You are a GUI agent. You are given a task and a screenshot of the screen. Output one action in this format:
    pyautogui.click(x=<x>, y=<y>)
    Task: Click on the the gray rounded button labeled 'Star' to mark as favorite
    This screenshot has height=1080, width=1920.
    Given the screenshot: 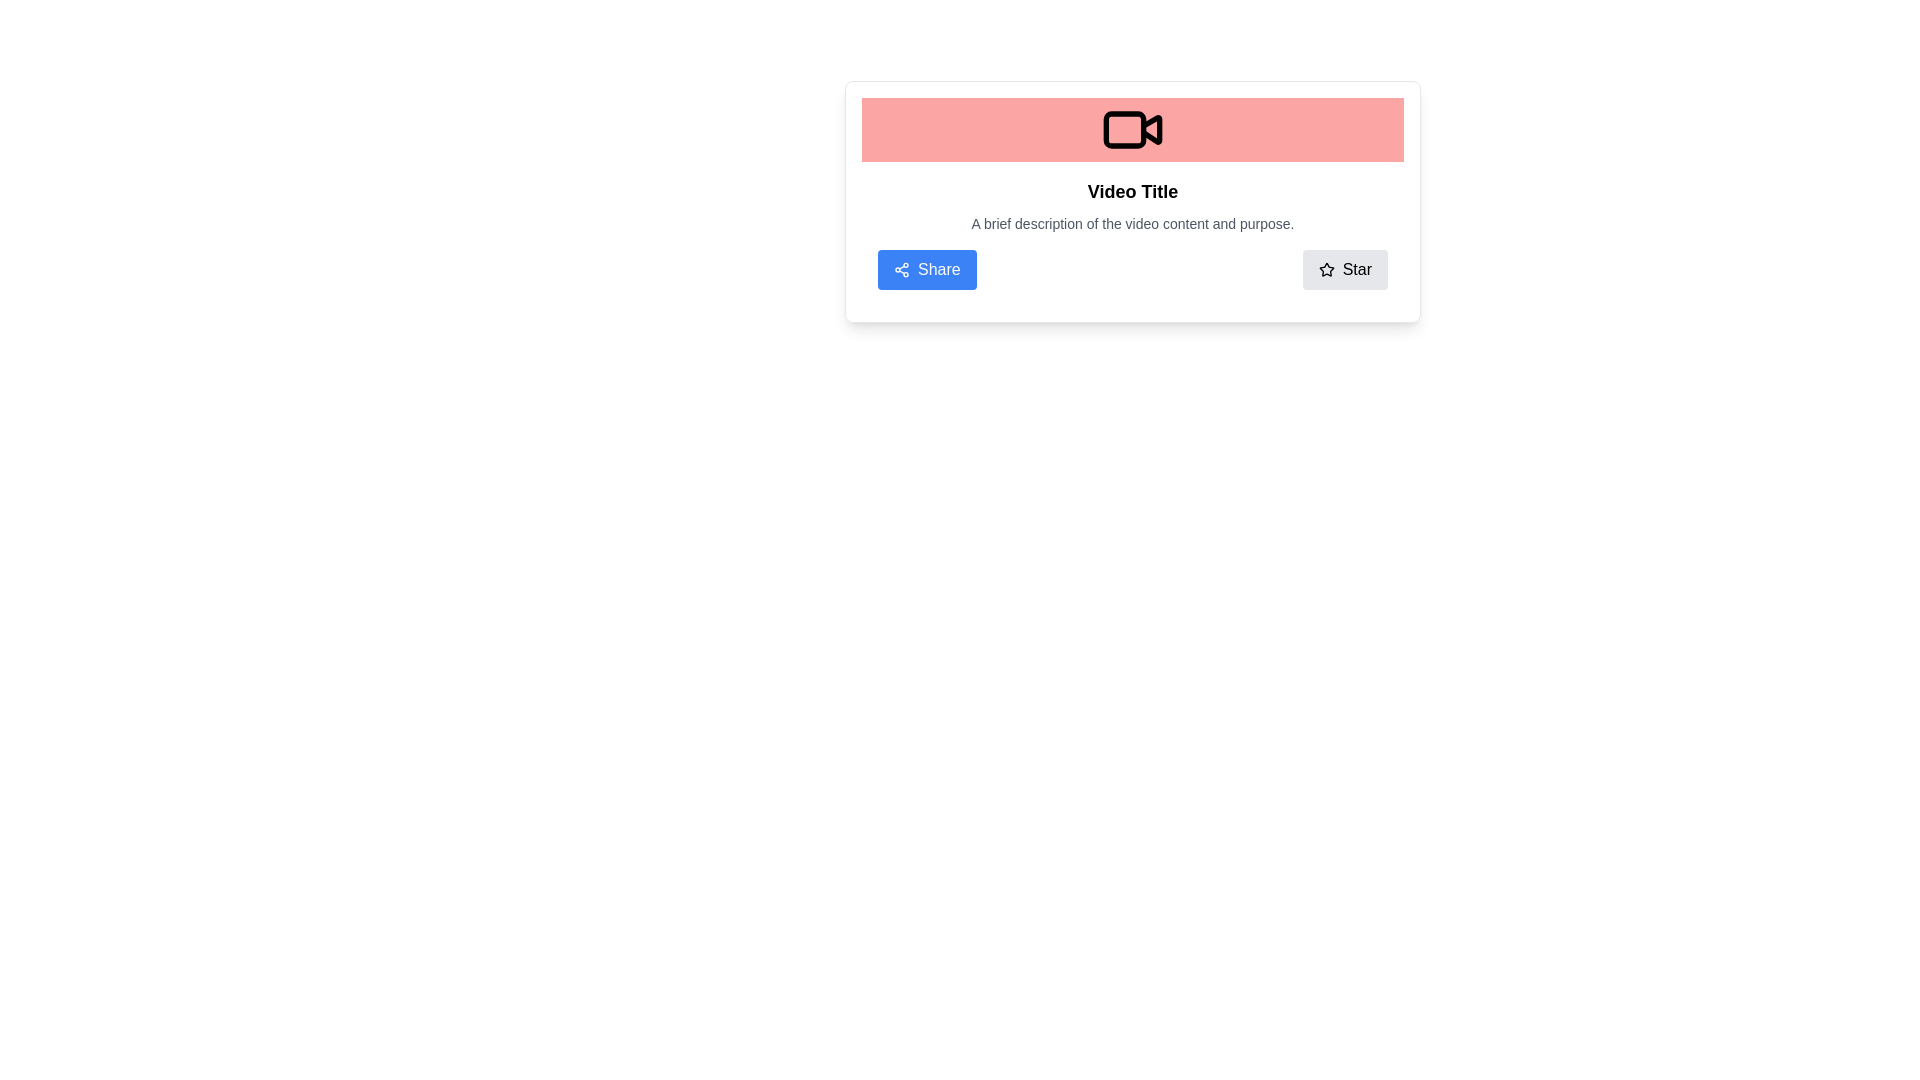 What is the action you would take?
    pyautogui.click(x=1344, y=270)
    